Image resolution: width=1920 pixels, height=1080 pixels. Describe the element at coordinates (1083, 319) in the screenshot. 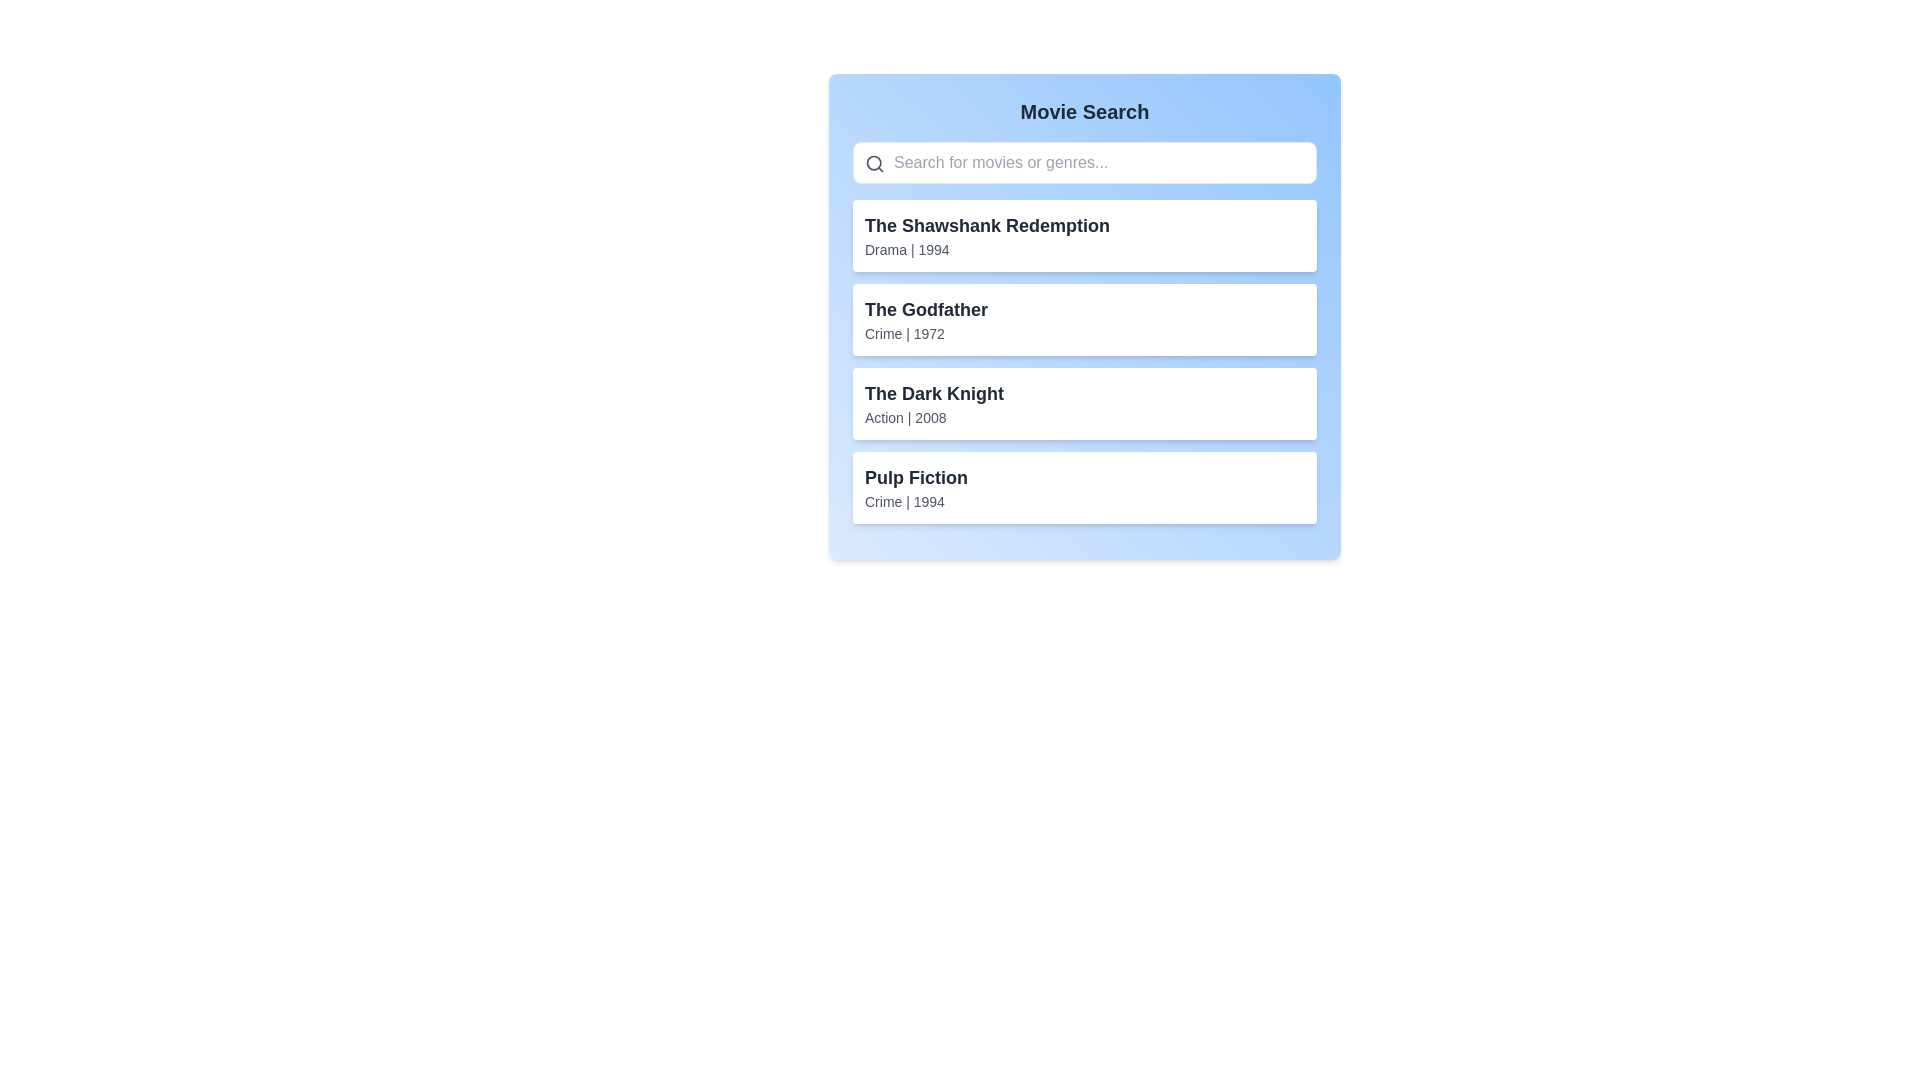

I see `the card titled 'The Godfather'` at that location.